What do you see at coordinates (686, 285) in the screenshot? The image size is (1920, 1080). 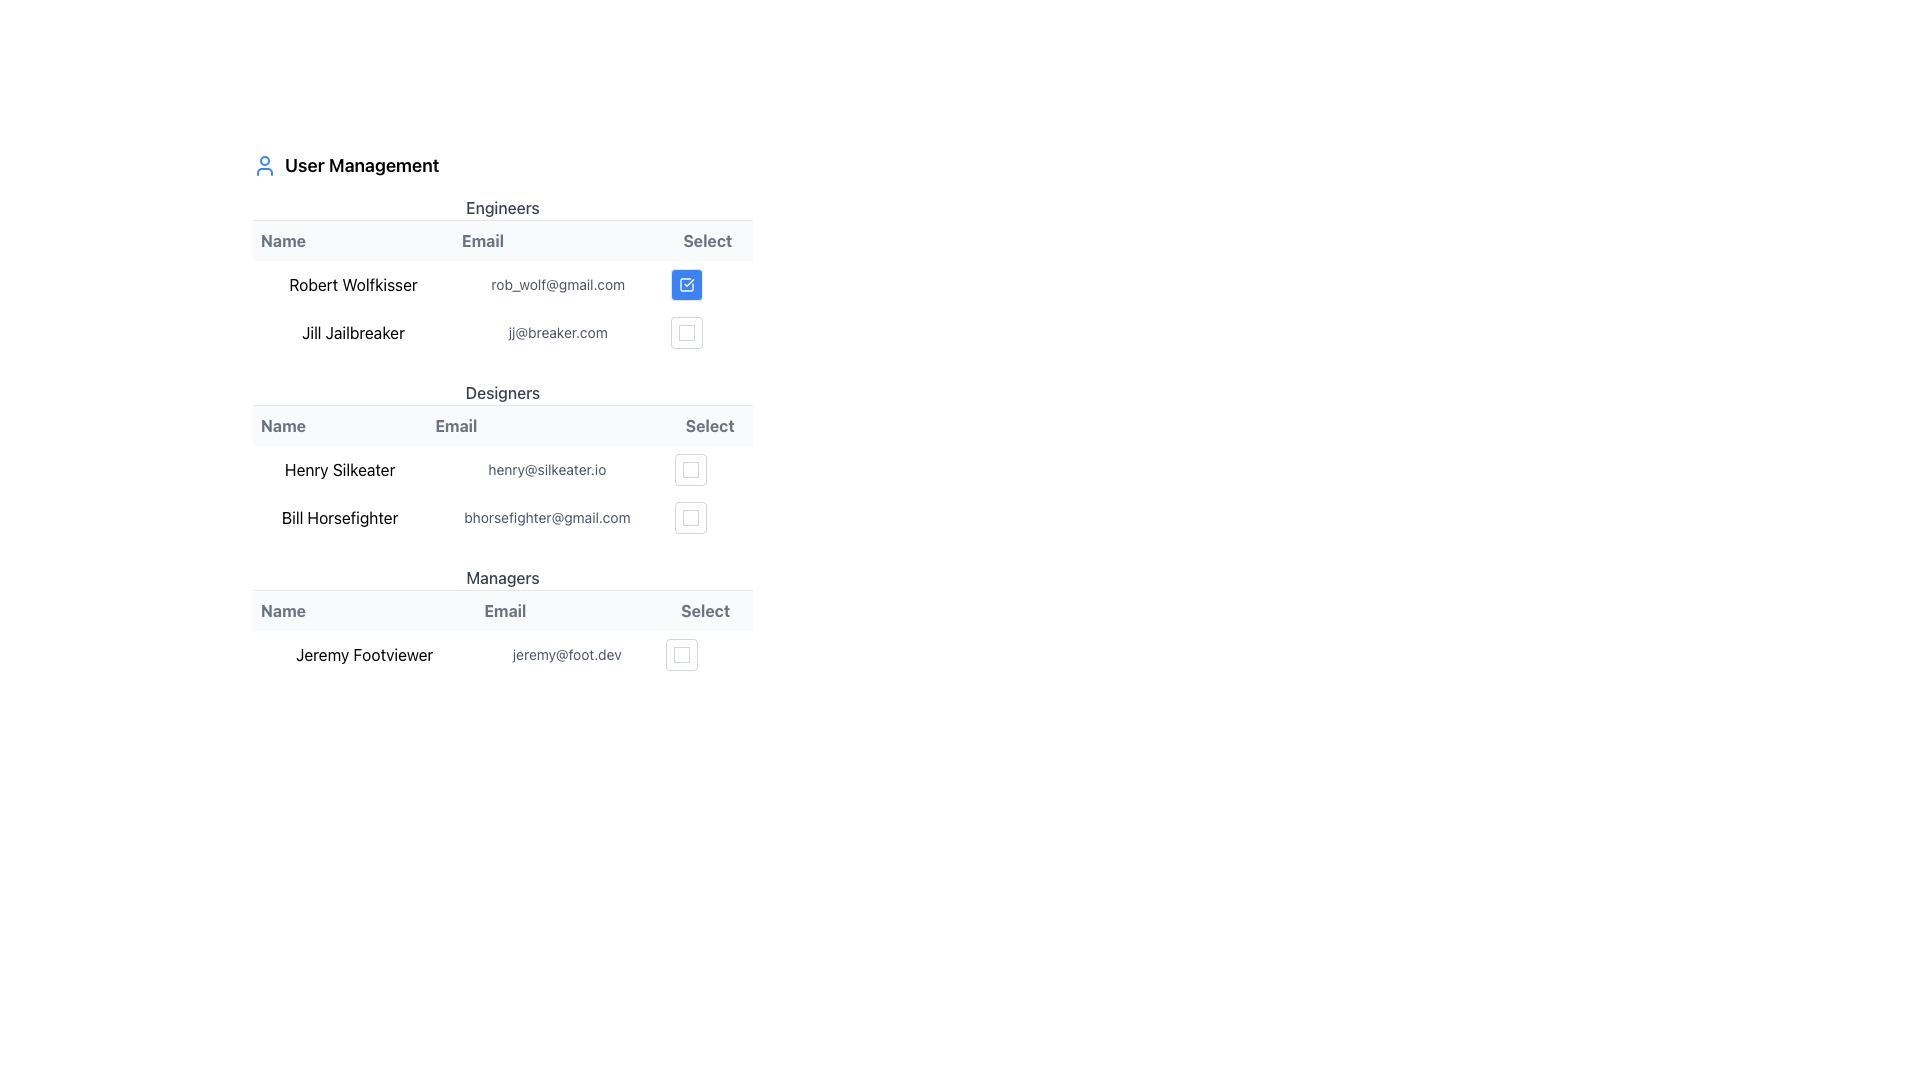 I see `the checkbox icon associated with the 'Robert Wolfkisser' row under the 'Engineers' group` at bounding box center [686, 285].